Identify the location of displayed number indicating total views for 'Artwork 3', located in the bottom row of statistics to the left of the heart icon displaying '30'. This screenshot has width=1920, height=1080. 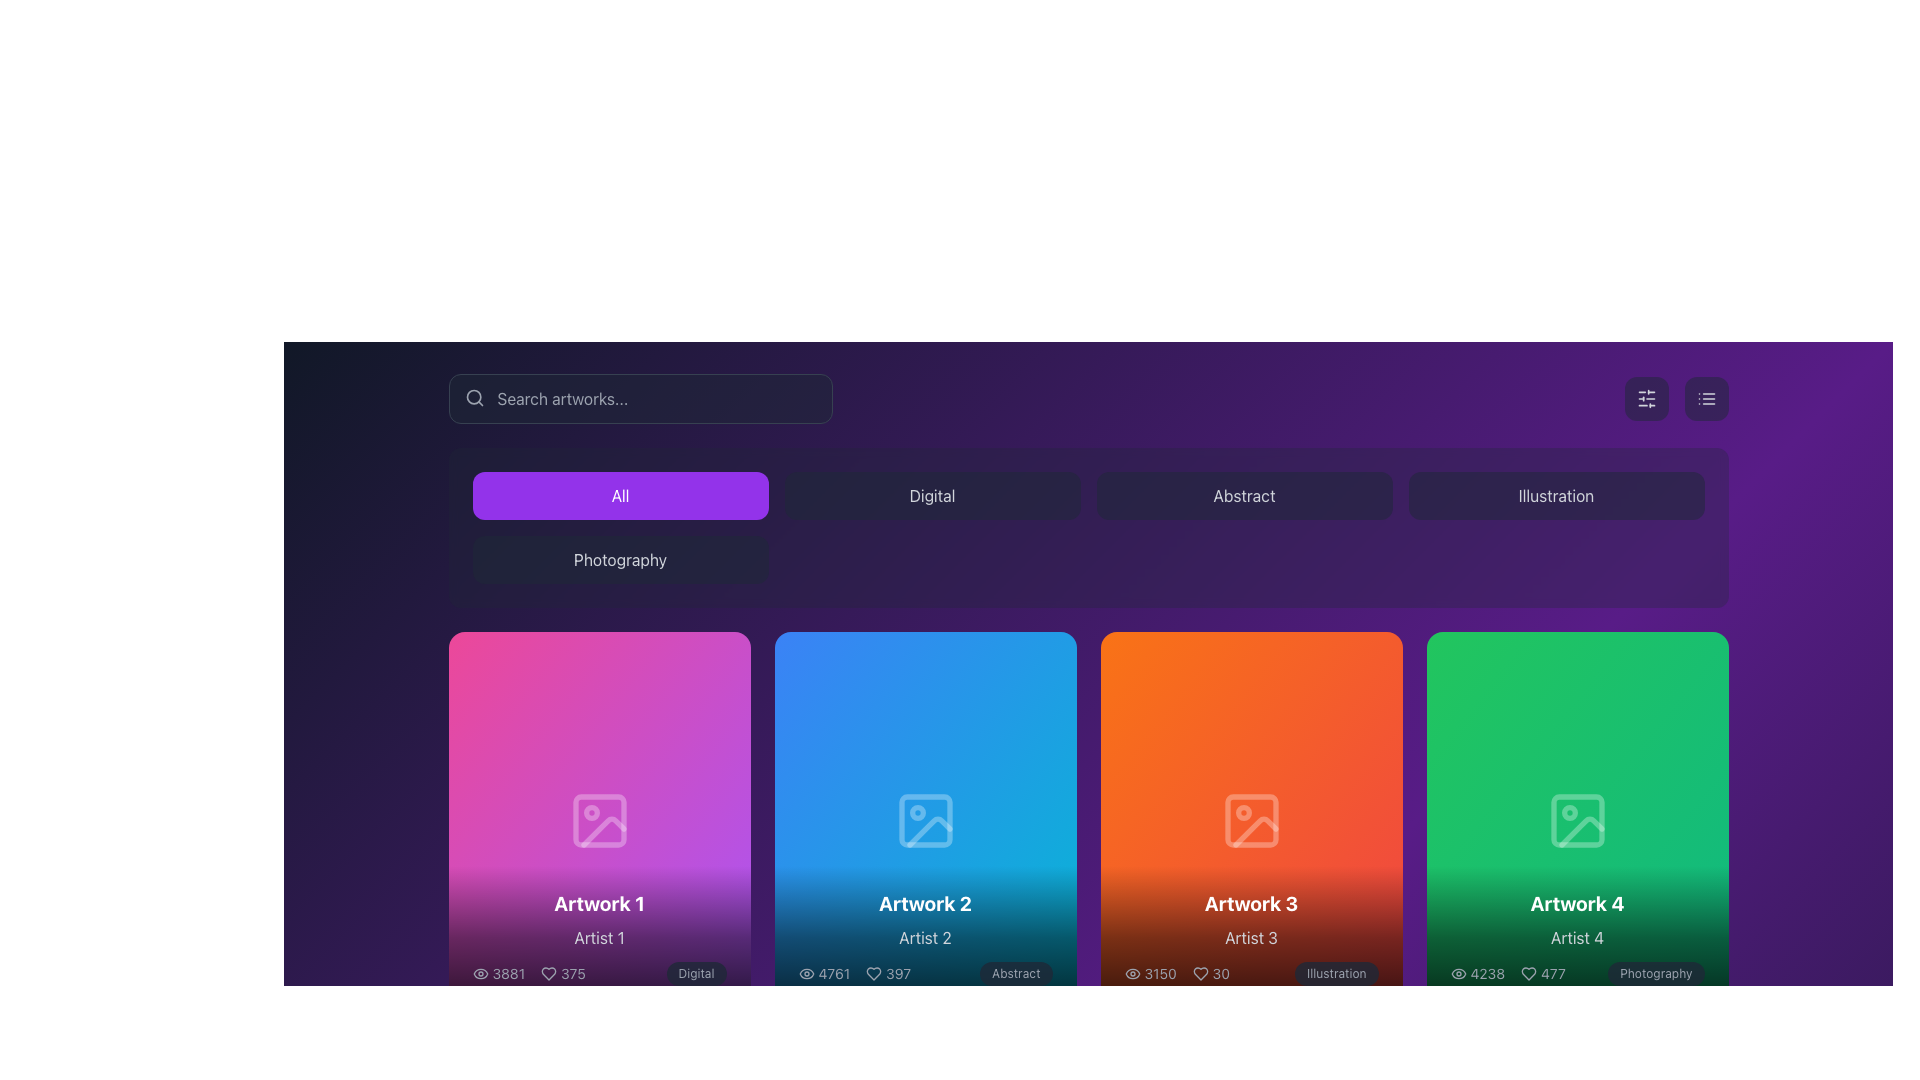
(1150, 972).